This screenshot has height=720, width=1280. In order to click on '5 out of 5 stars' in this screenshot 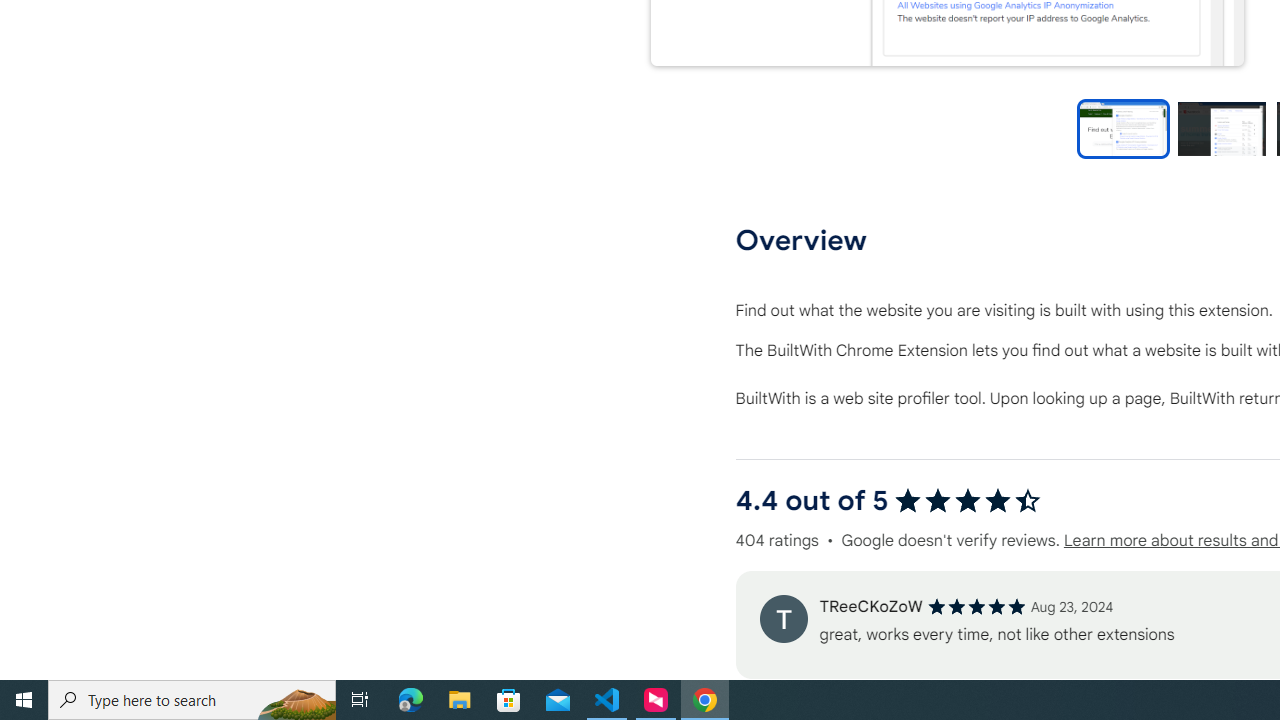, I will do `click(976, 605)`.